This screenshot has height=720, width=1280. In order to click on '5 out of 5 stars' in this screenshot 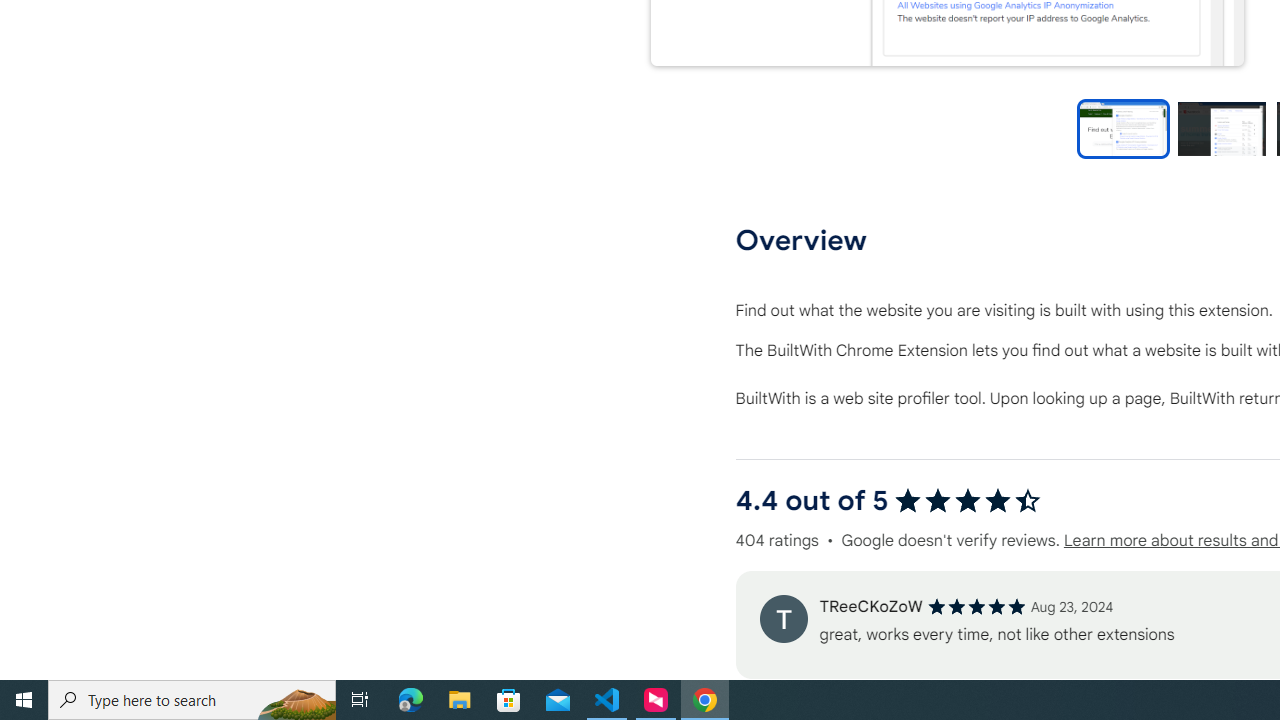, I will do `click(976, 605)`.